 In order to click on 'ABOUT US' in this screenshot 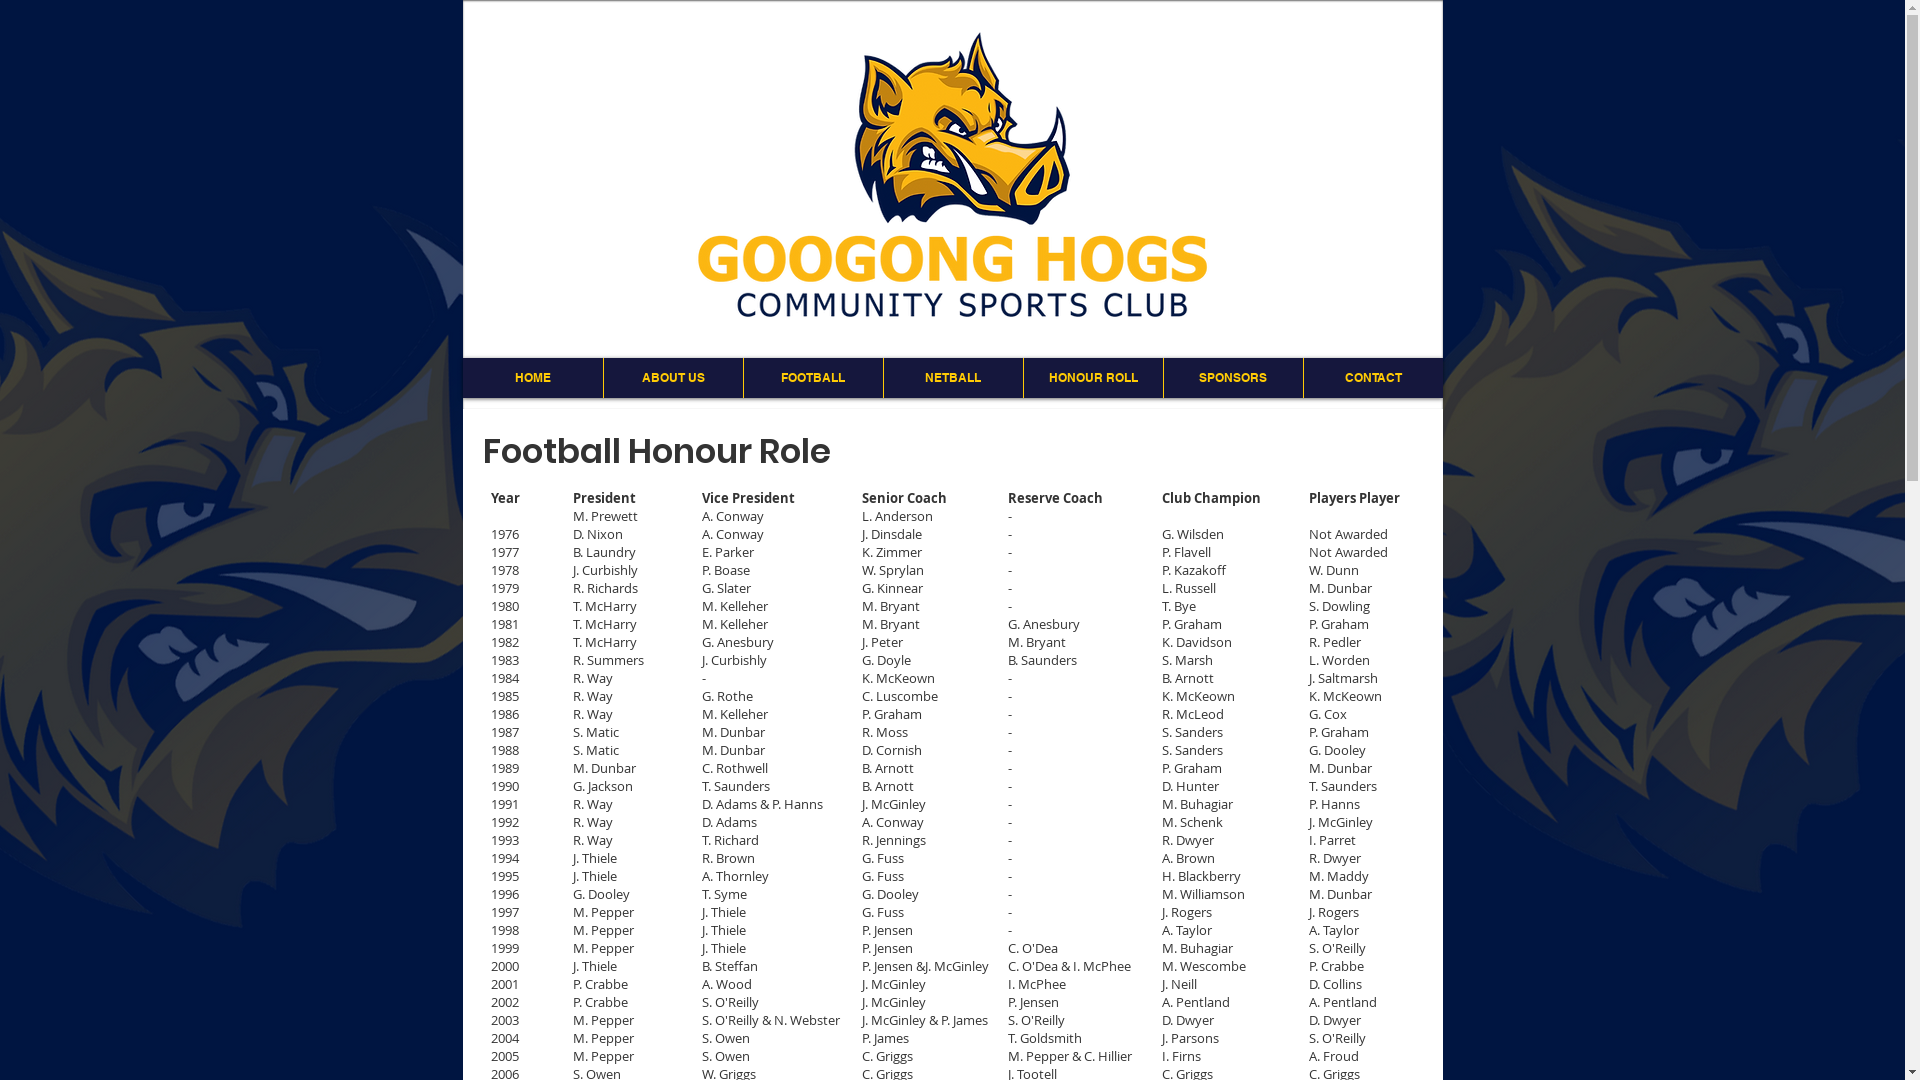, I will do `click(672, 378)`.